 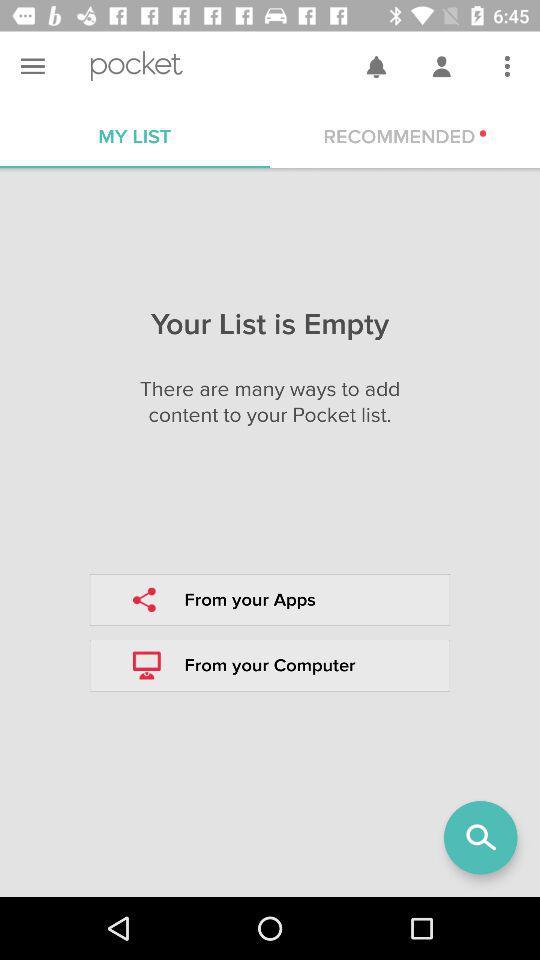 What do you see at coordinates (270, 665) in the screenshot?
I see `the box which includes the symbol of desktop in it` at bounding box center [270, 665].